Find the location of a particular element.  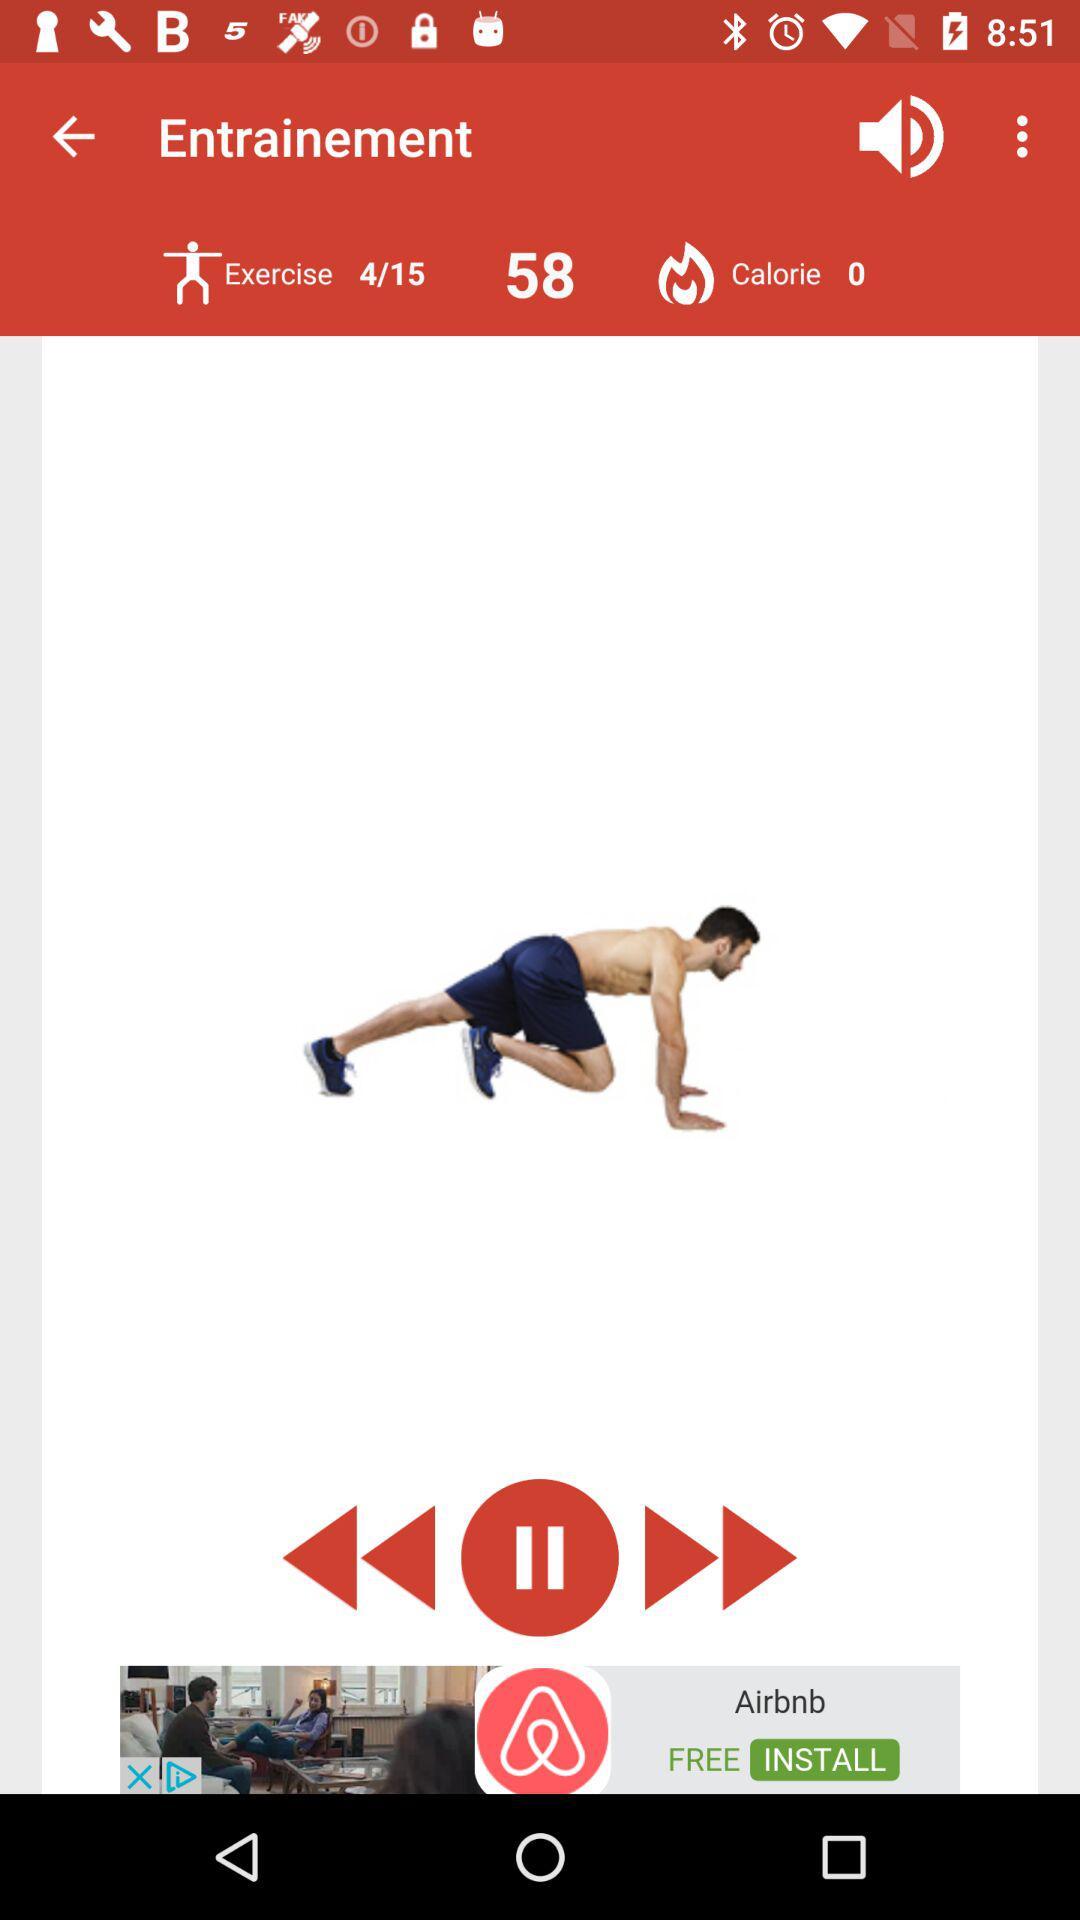

pause icon is located at coordinates (540, 1556).